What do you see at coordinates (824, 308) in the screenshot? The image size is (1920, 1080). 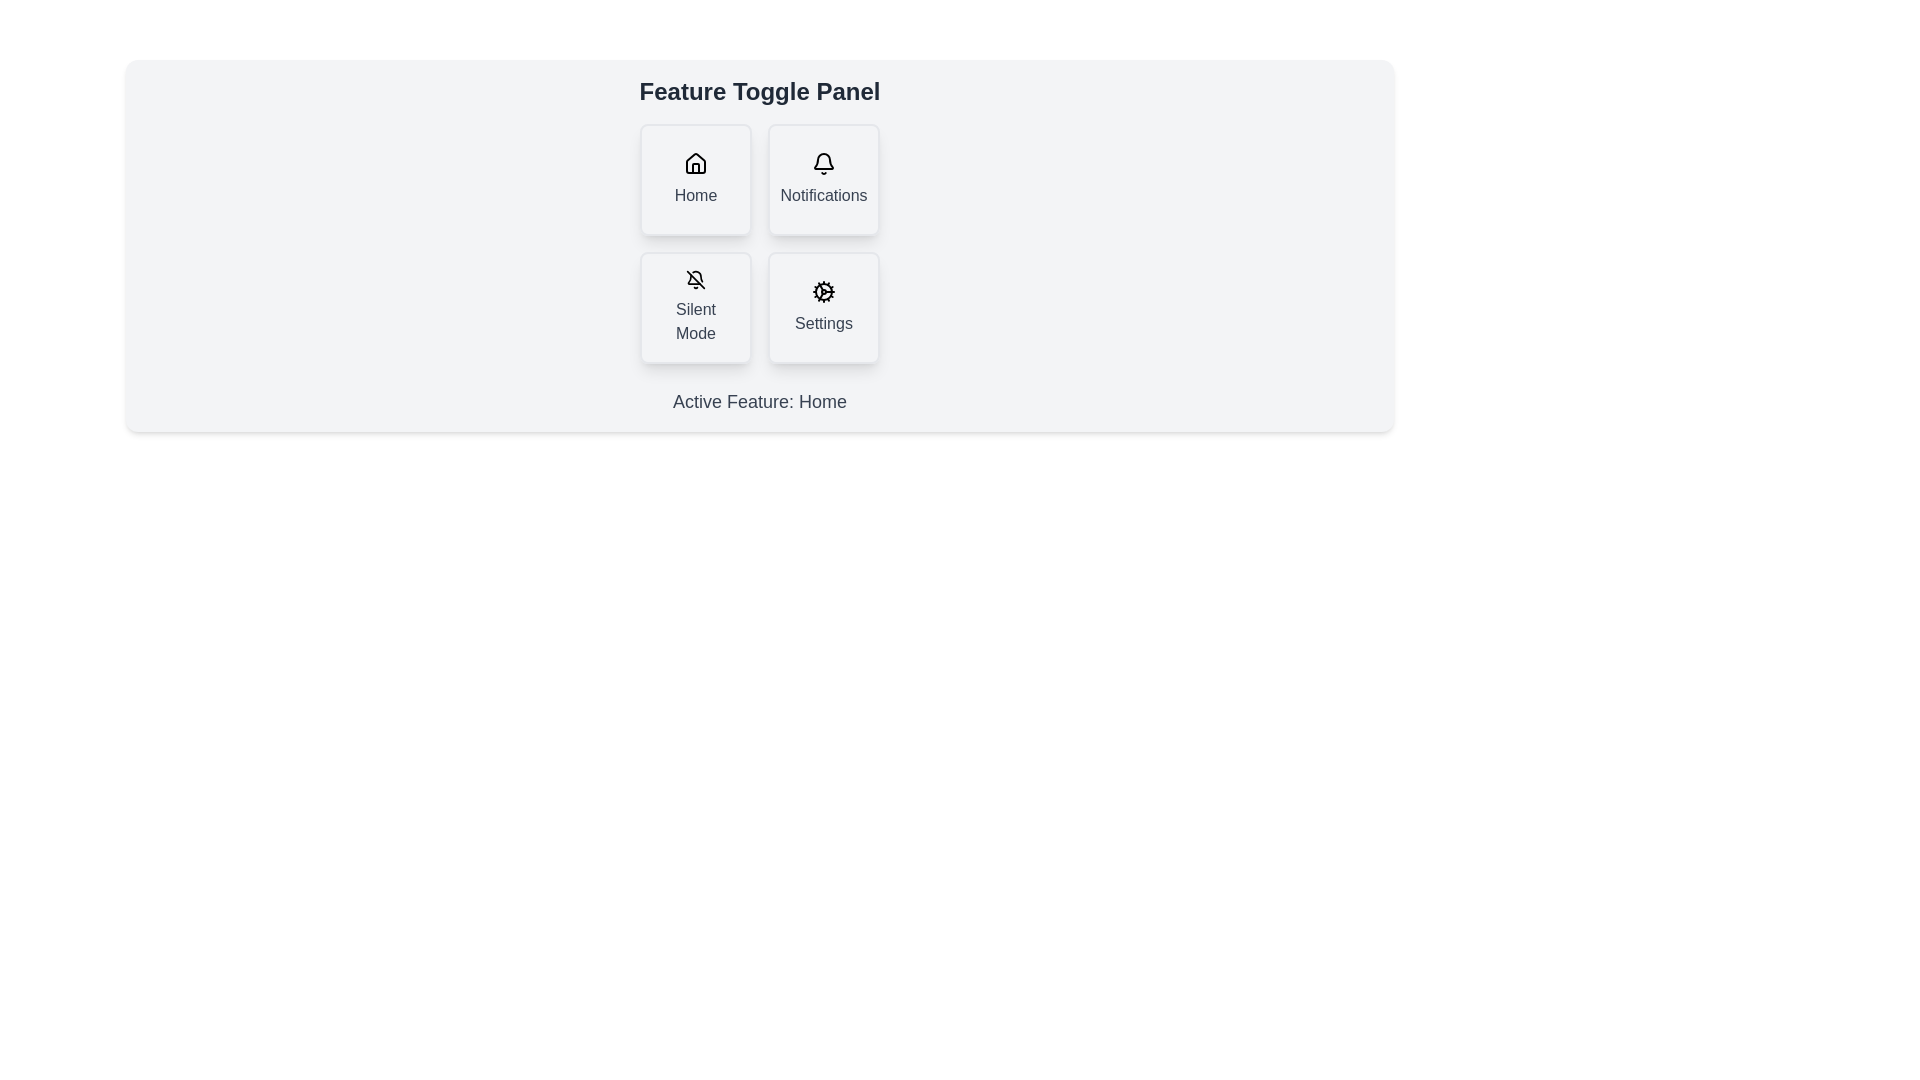 I see `the button corresponding to the feature Settings` at bounding box center [824, 308].